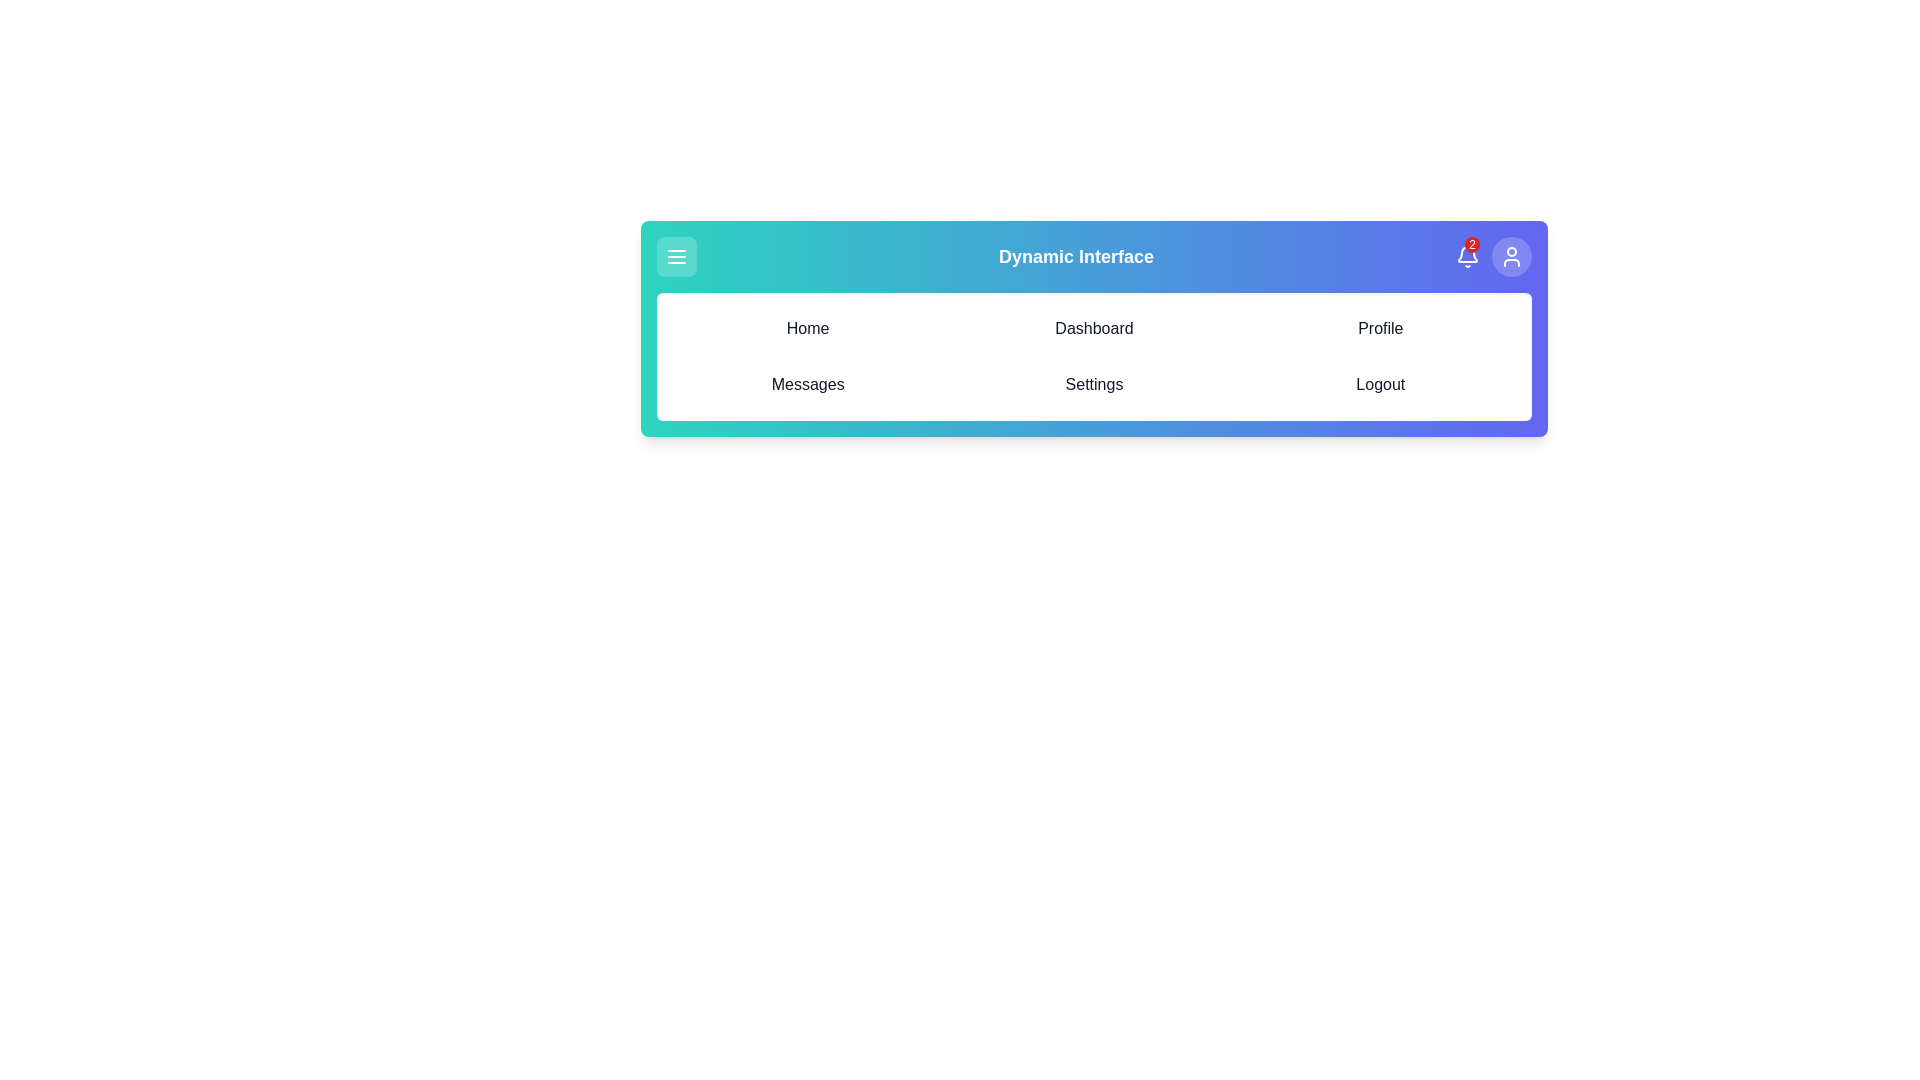 This screenshot has height=1080, width=1920. Describe the element at coordinates (807, 385) in the screenshot. I see `the navigation item Messages from the menu` at that location.